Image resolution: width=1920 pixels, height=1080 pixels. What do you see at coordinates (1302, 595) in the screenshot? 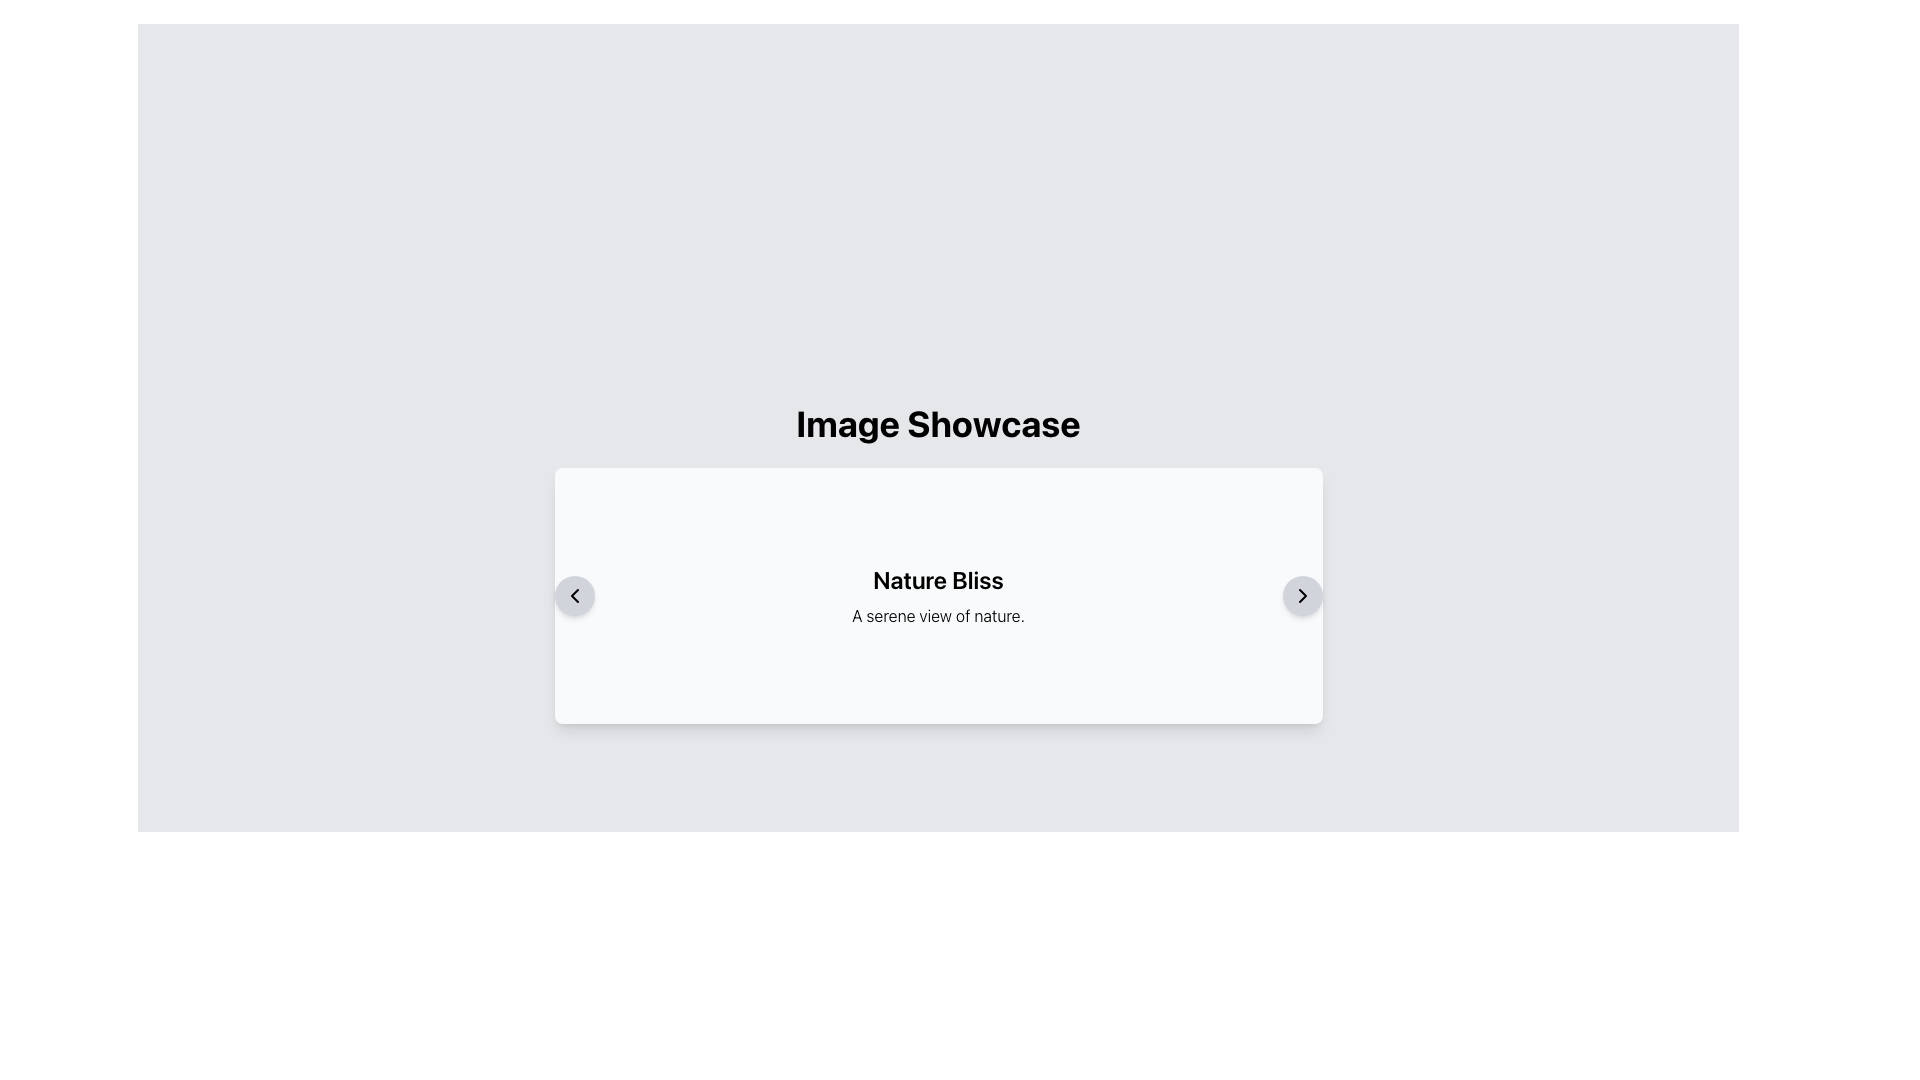
I see `the circular navigation button with a rightward-pointing chevron icon` at bounding box center [1302, 595].